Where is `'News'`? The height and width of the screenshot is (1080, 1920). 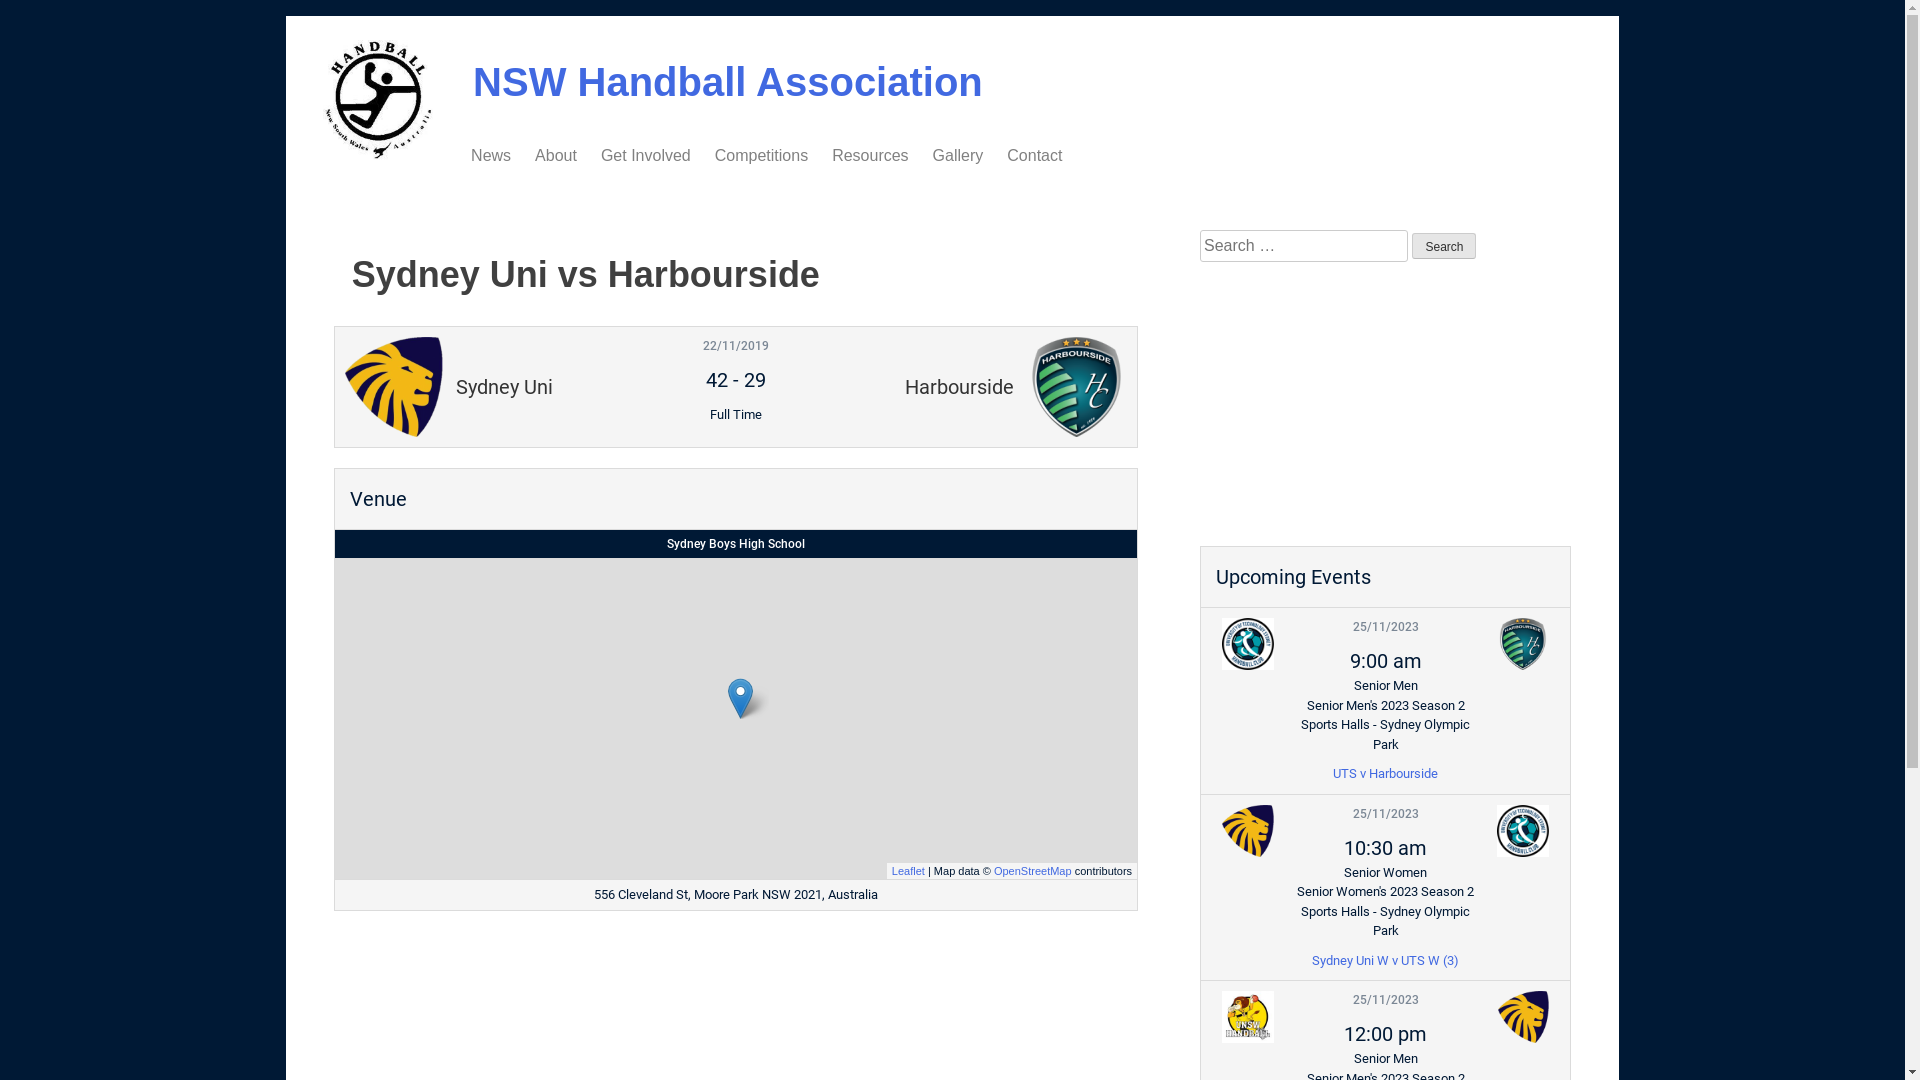 'News' is located at coordinates (490, 154).